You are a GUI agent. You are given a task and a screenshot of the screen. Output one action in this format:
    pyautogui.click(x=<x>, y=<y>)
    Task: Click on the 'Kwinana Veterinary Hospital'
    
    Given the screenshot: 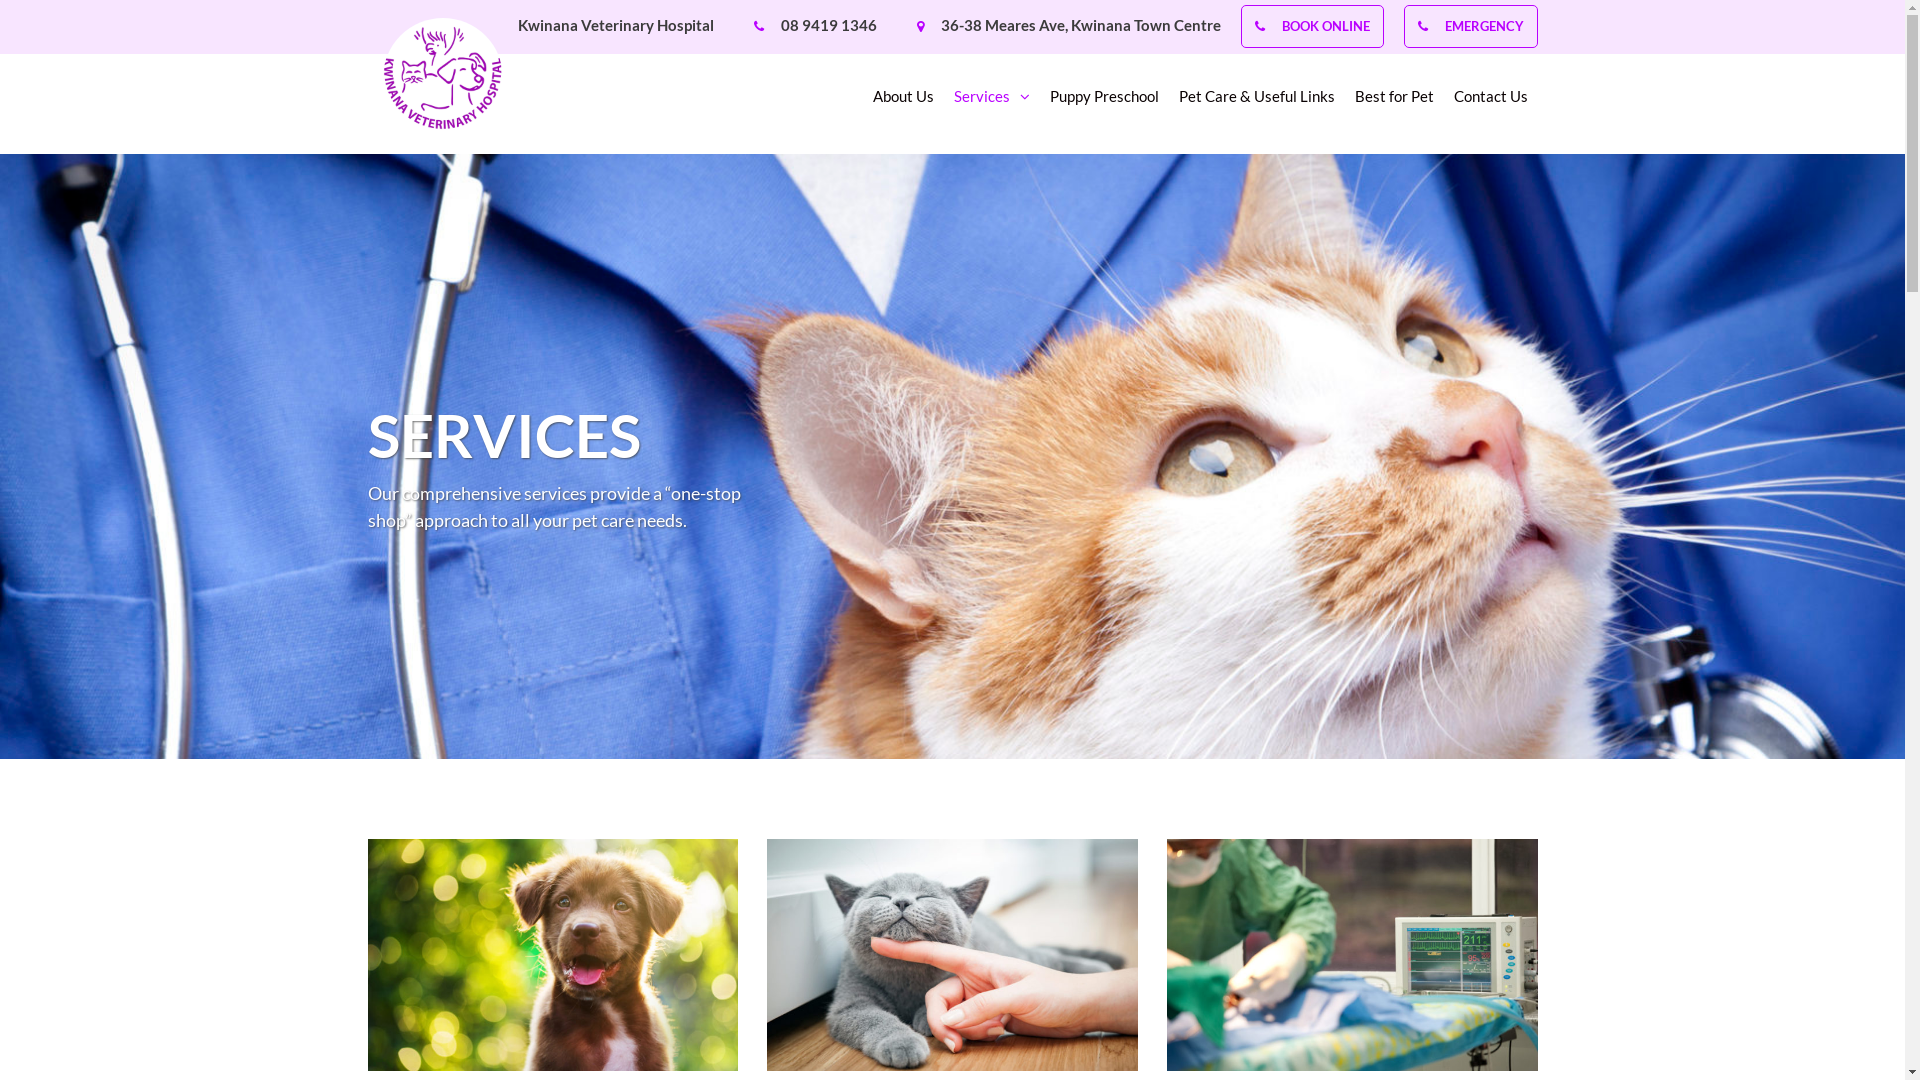 What is the action you would take?
    pyautogui.click(x=614, y=24)
    